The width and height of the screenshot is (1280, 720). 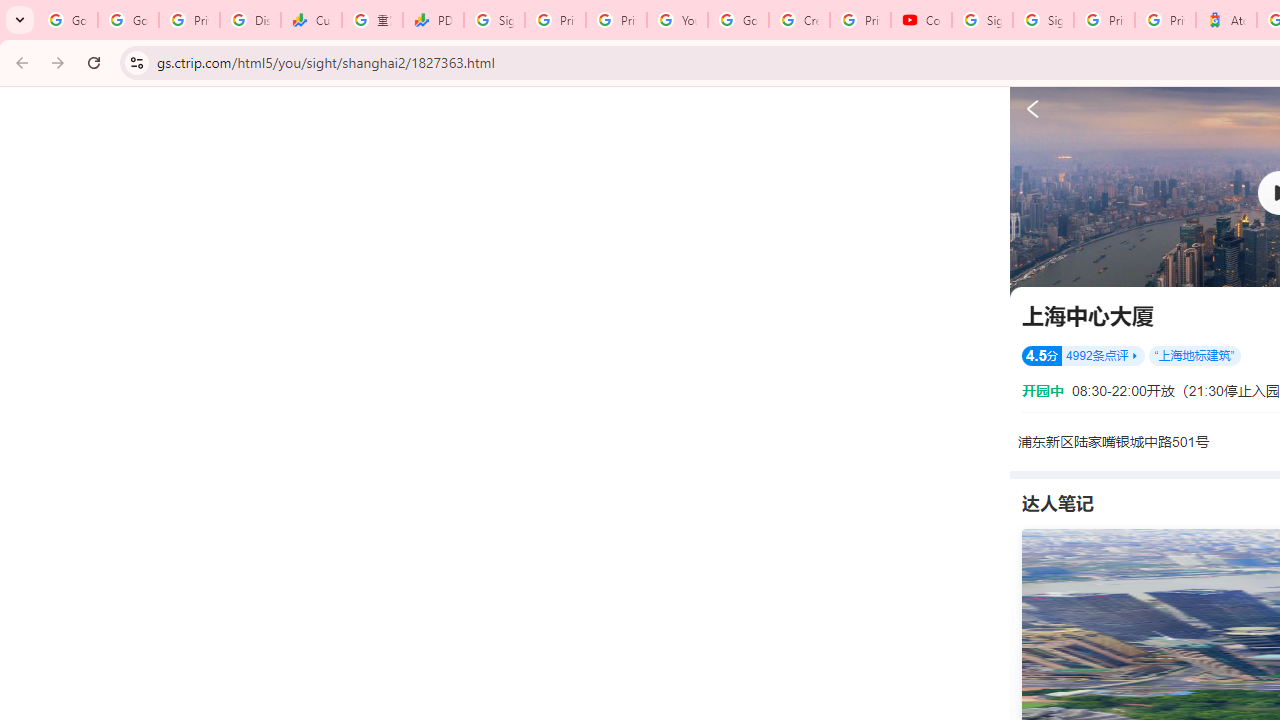 What do you see at coordinates (310, 20) in the screenshot?
I see `'Currencies - Google Finance'` at bounding box center [310, 20].